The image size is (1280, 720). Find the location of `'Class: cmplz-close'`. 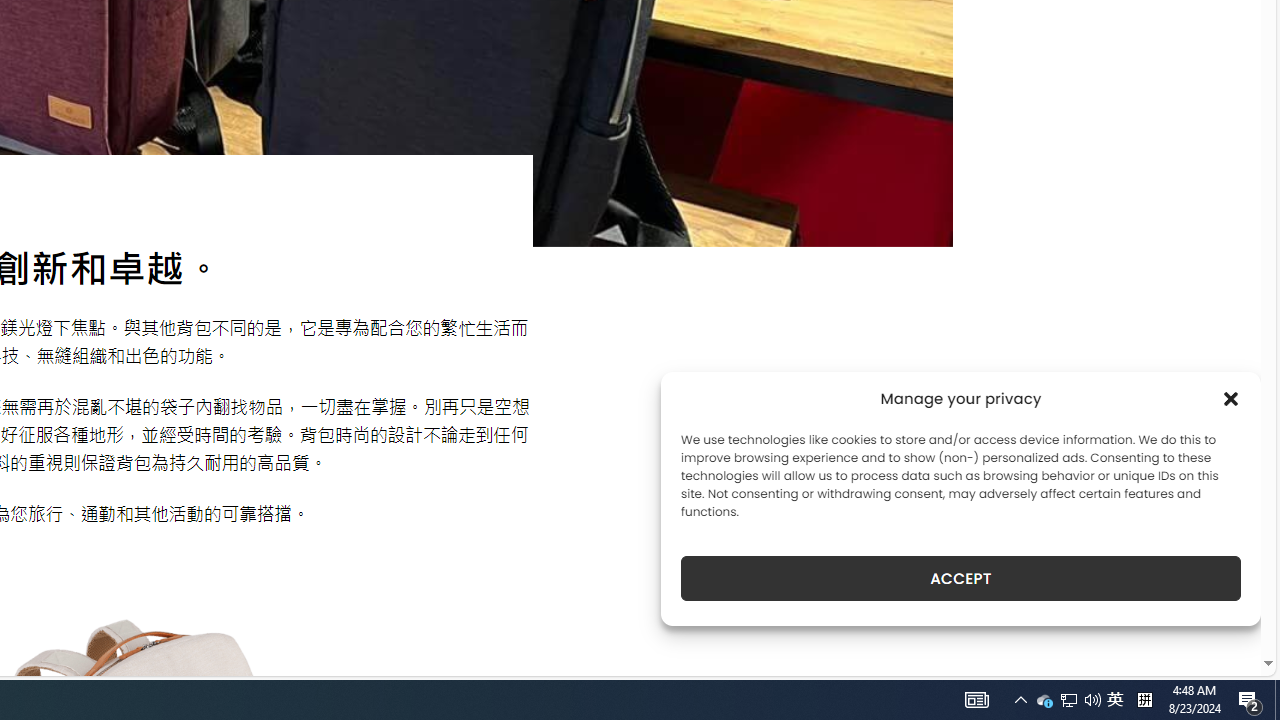

'Class: cmplz-close' is located at coordinates (1230, 398).